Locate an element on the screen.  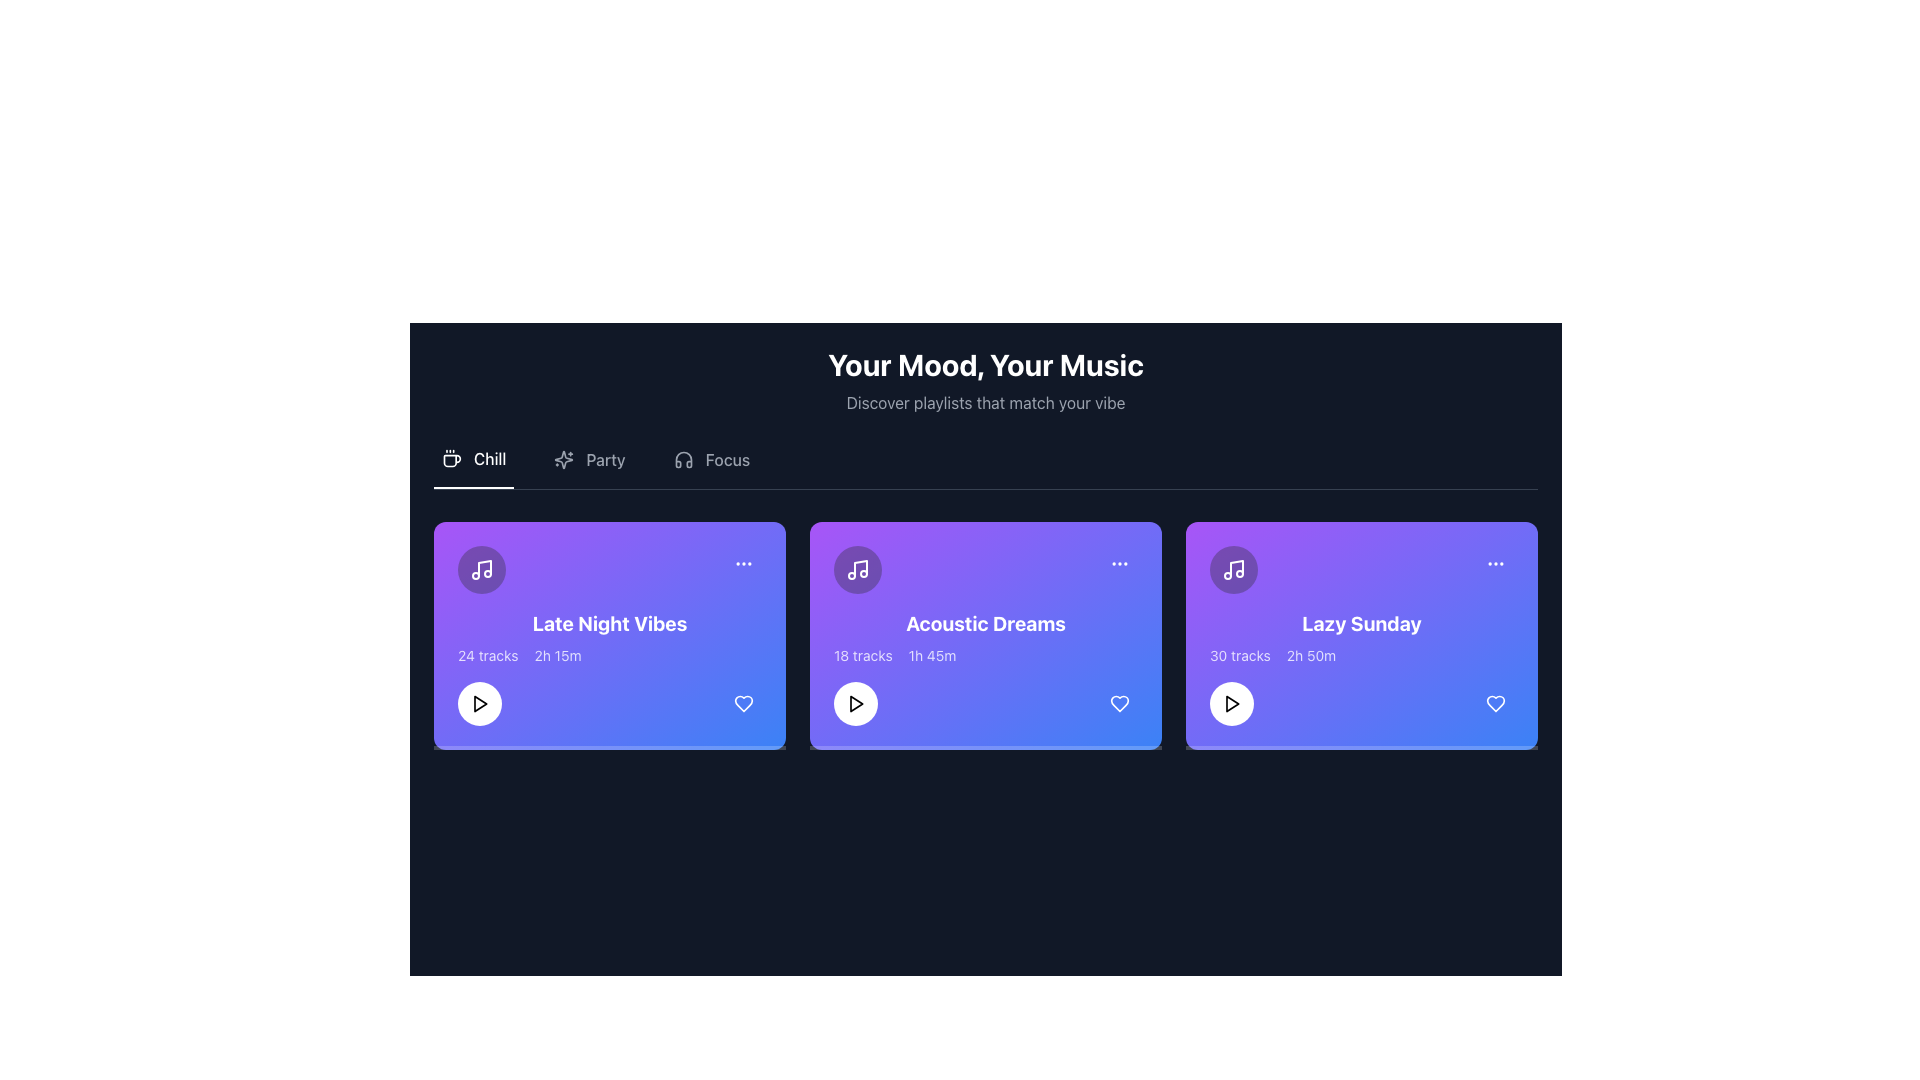
the text element with the title 'Your Mood, Your Music' and subtitle 'Discover playlists that match your vibe' to trigger any tooltip effect is located at coordinates (985, 381).